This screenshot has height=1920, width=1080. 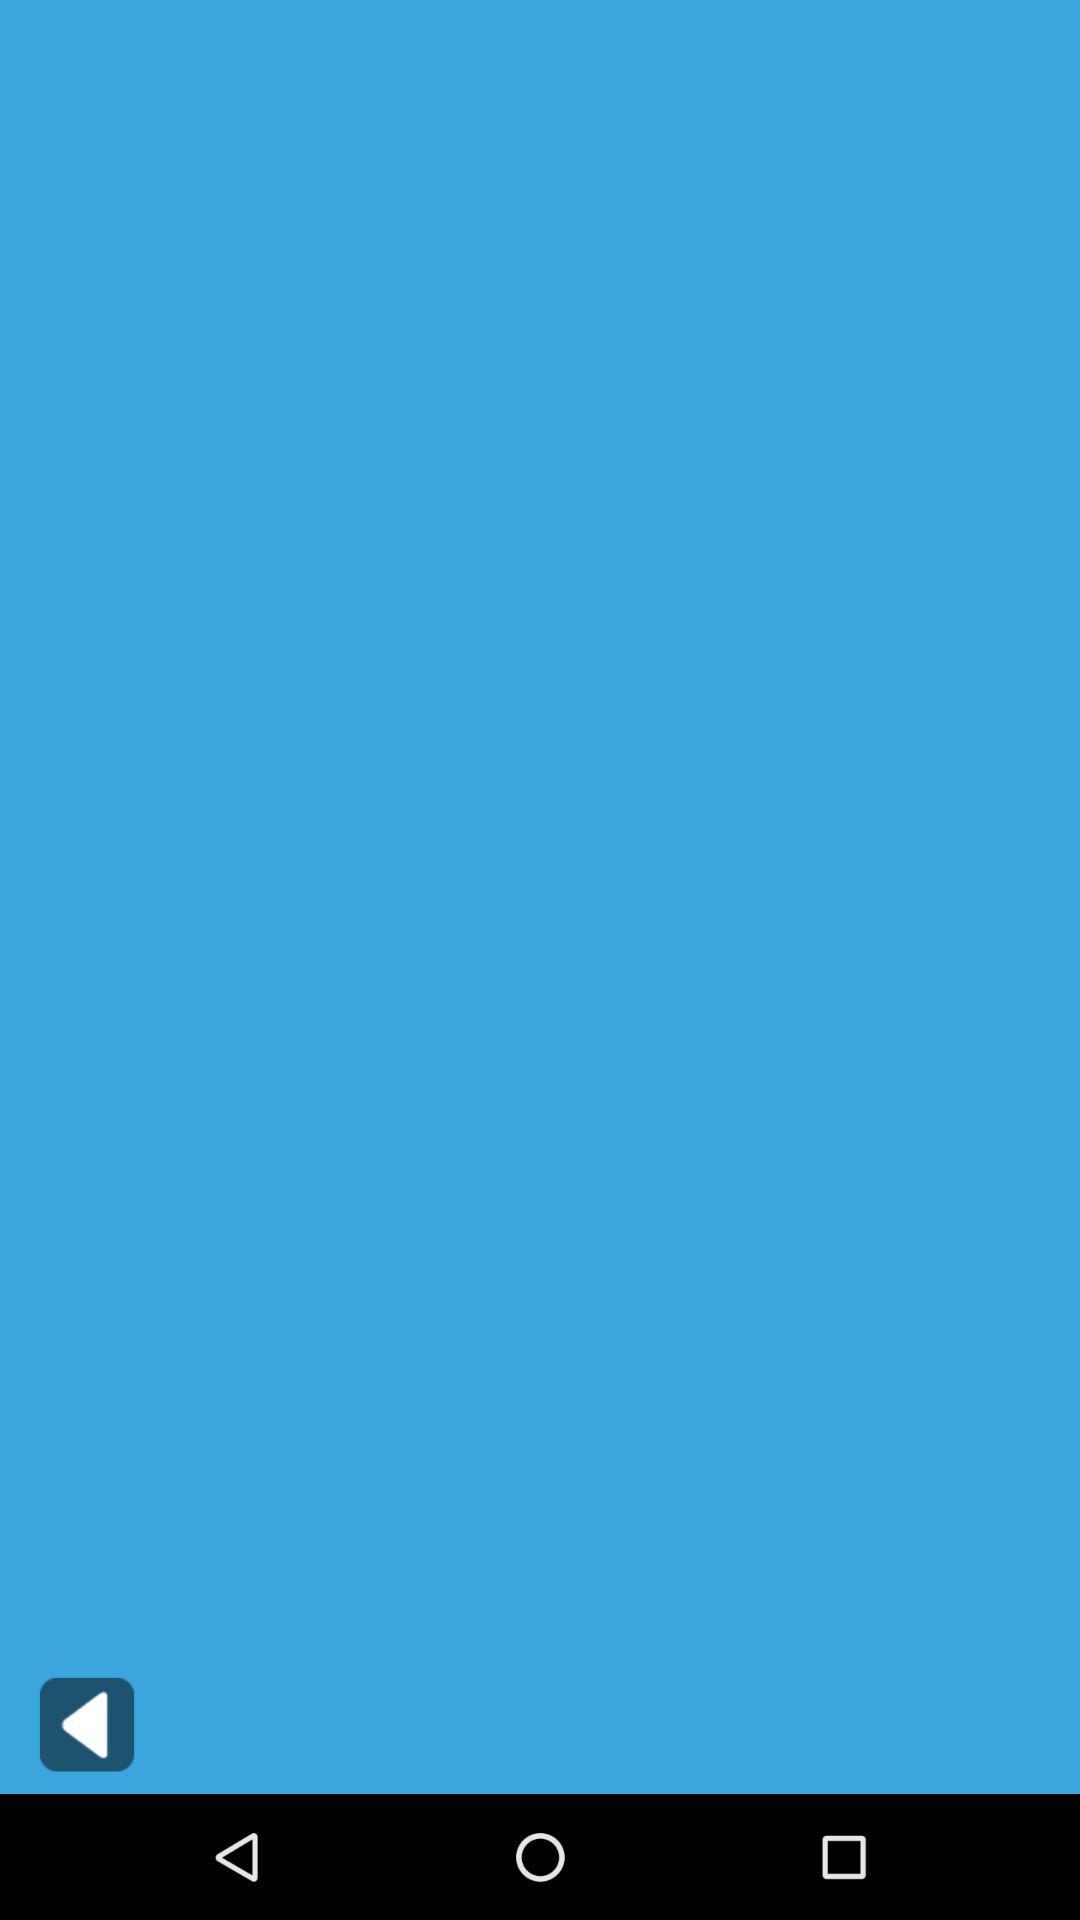 What do you see at coordinates (86, 1723) in the screenshot?
I see `back` at bounding box center [86, 1723].